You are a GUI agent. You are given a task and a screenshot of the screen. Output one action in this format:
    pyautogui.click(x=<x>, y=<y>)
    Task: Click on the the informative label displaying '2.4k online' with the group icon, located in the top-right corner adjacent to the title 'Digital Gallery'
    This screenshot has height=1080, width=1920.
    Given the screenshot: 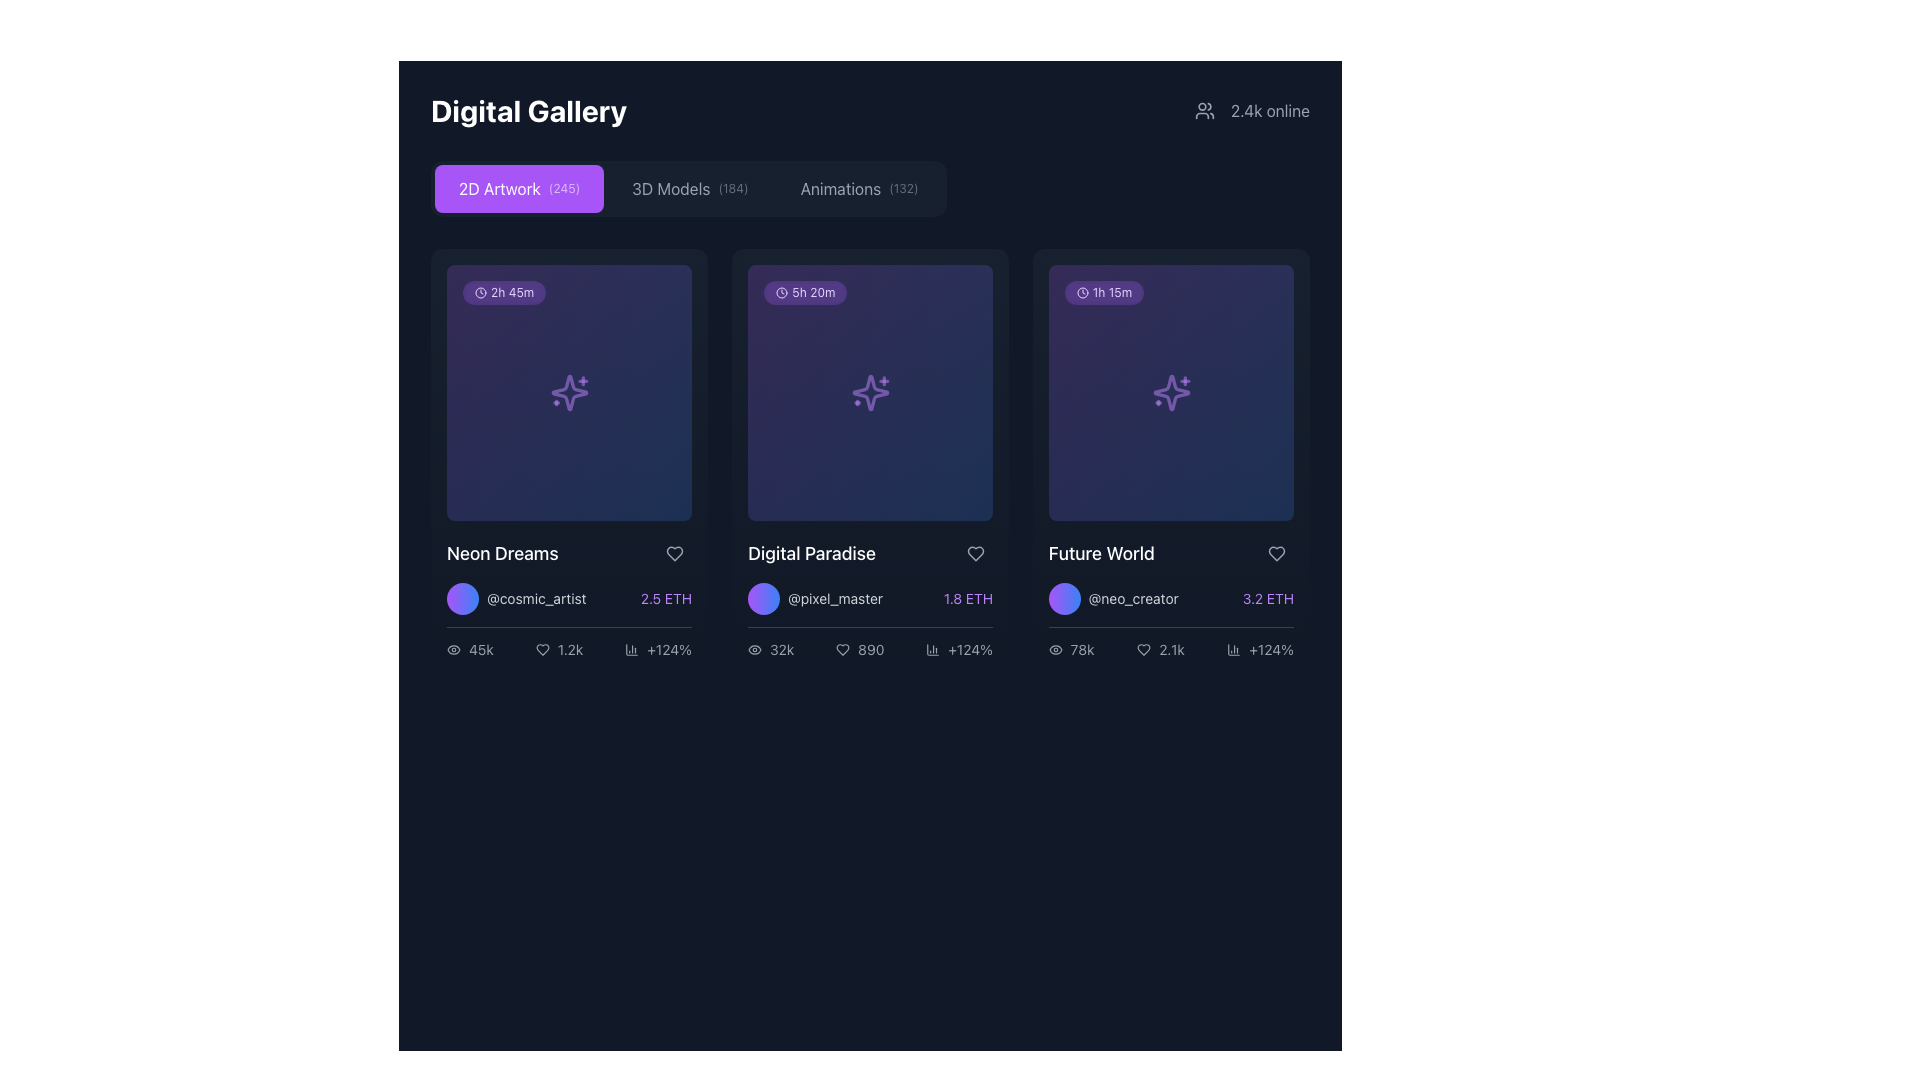 What is the action you would take?
    pyautogui.click(x=1251, y=111)
    